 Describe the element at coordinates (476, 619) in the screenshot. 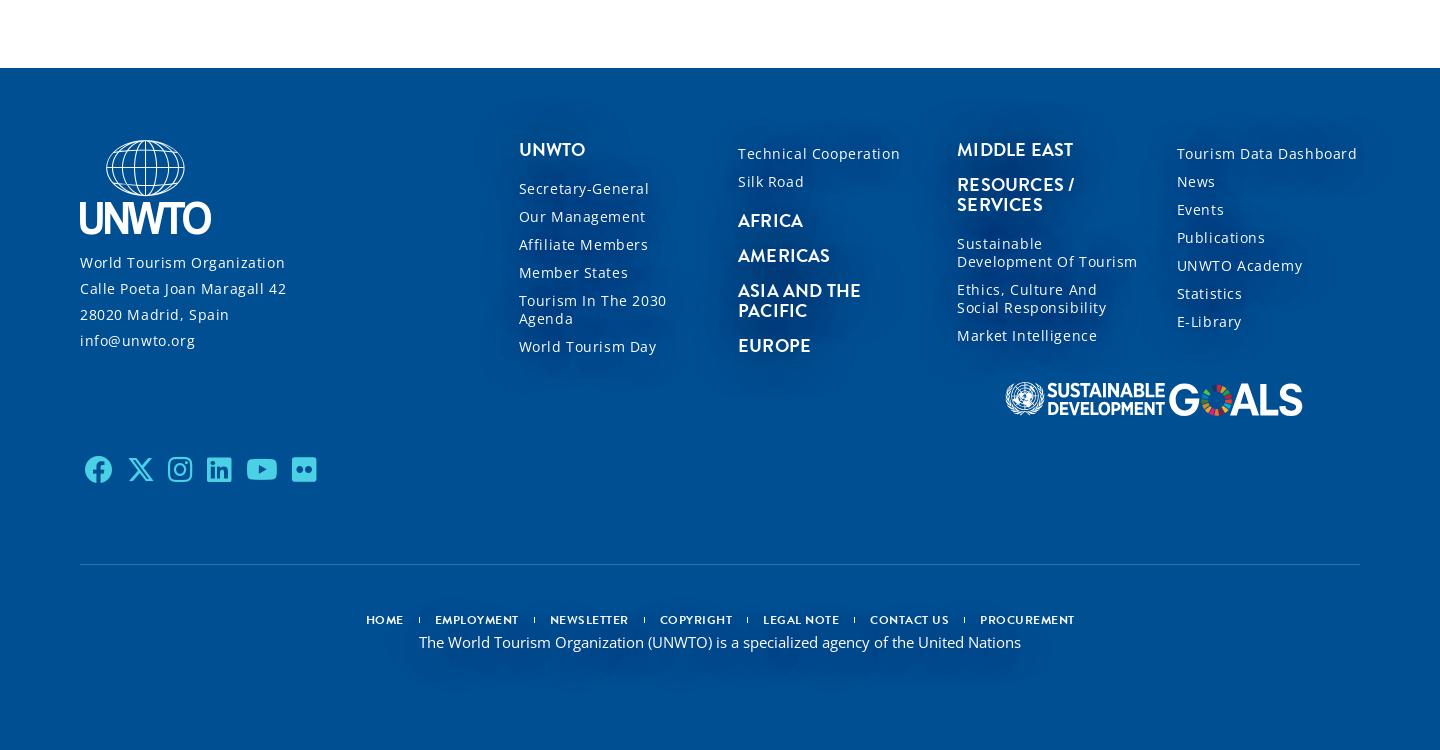

I see `'Employment'` at that location.